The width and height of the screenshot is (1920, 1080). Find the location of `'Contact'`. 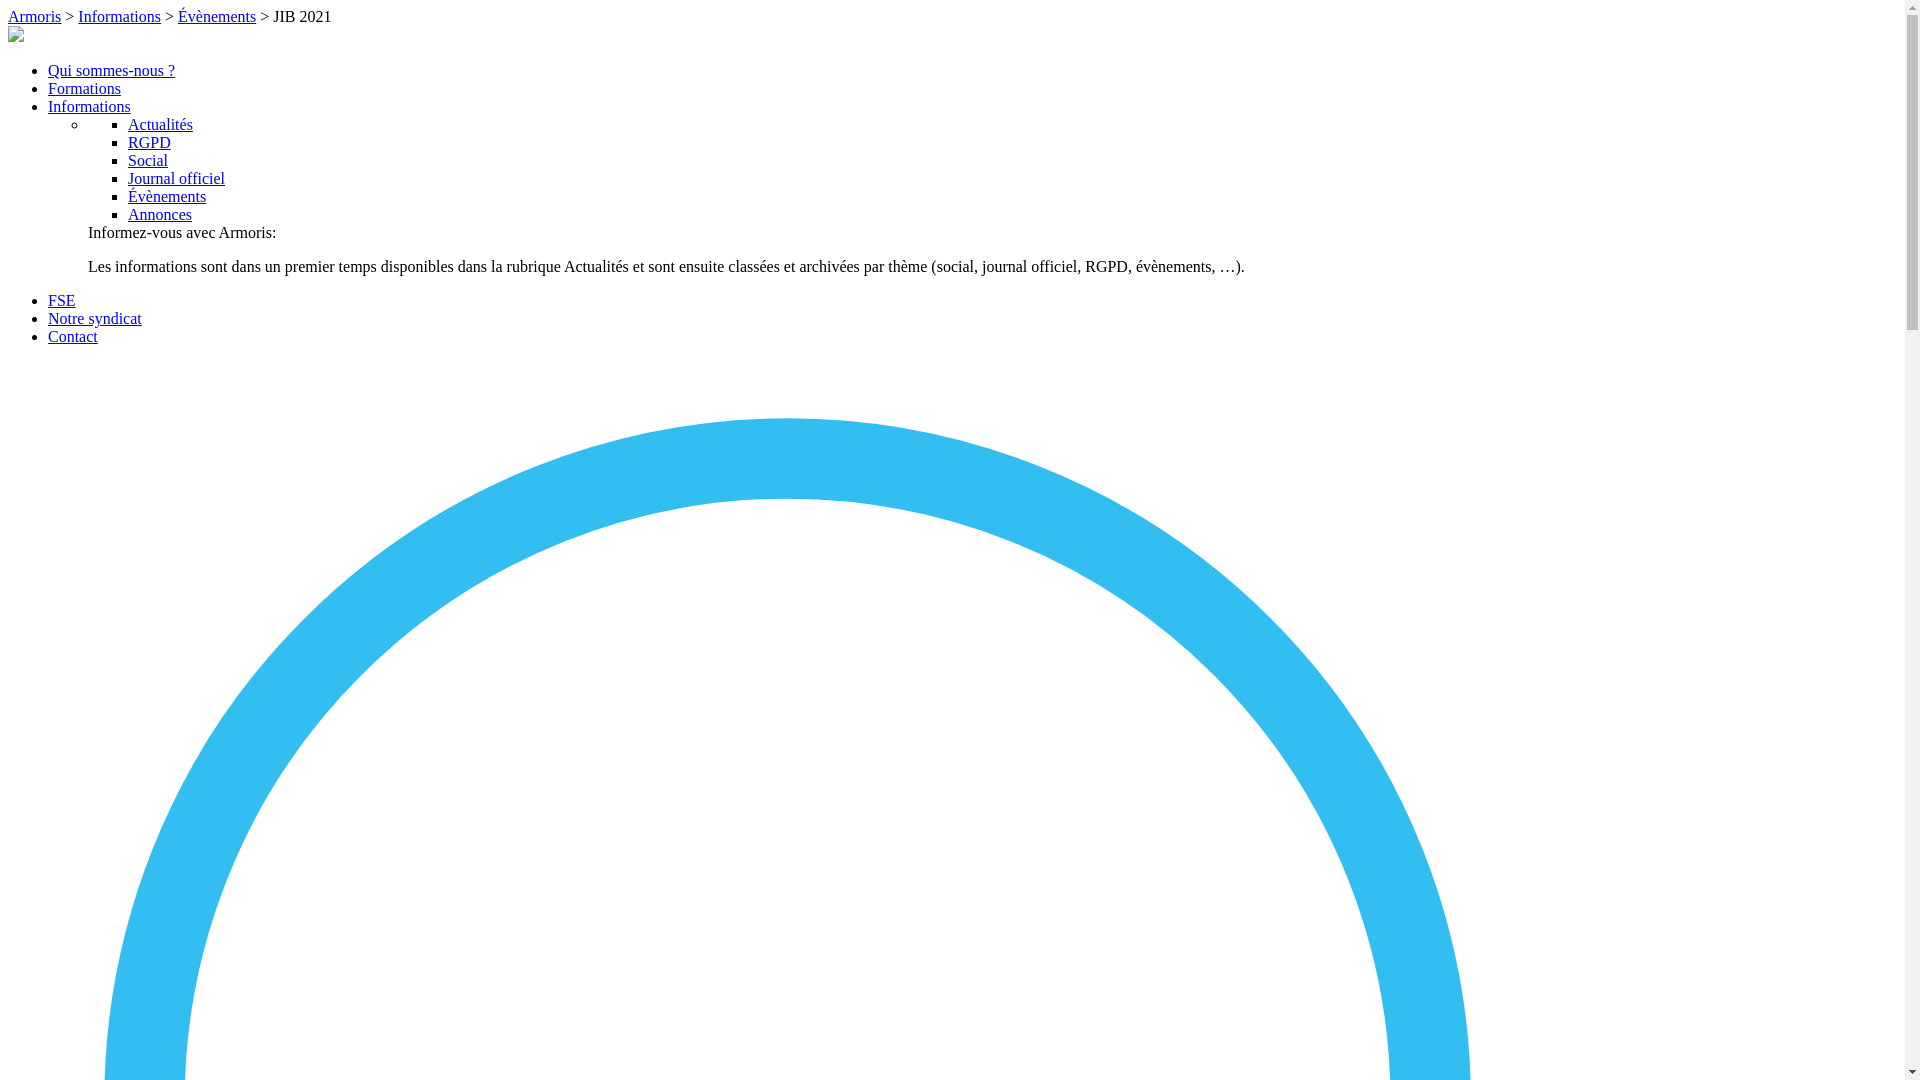

'Contact' is located at coordinates (72, 335).